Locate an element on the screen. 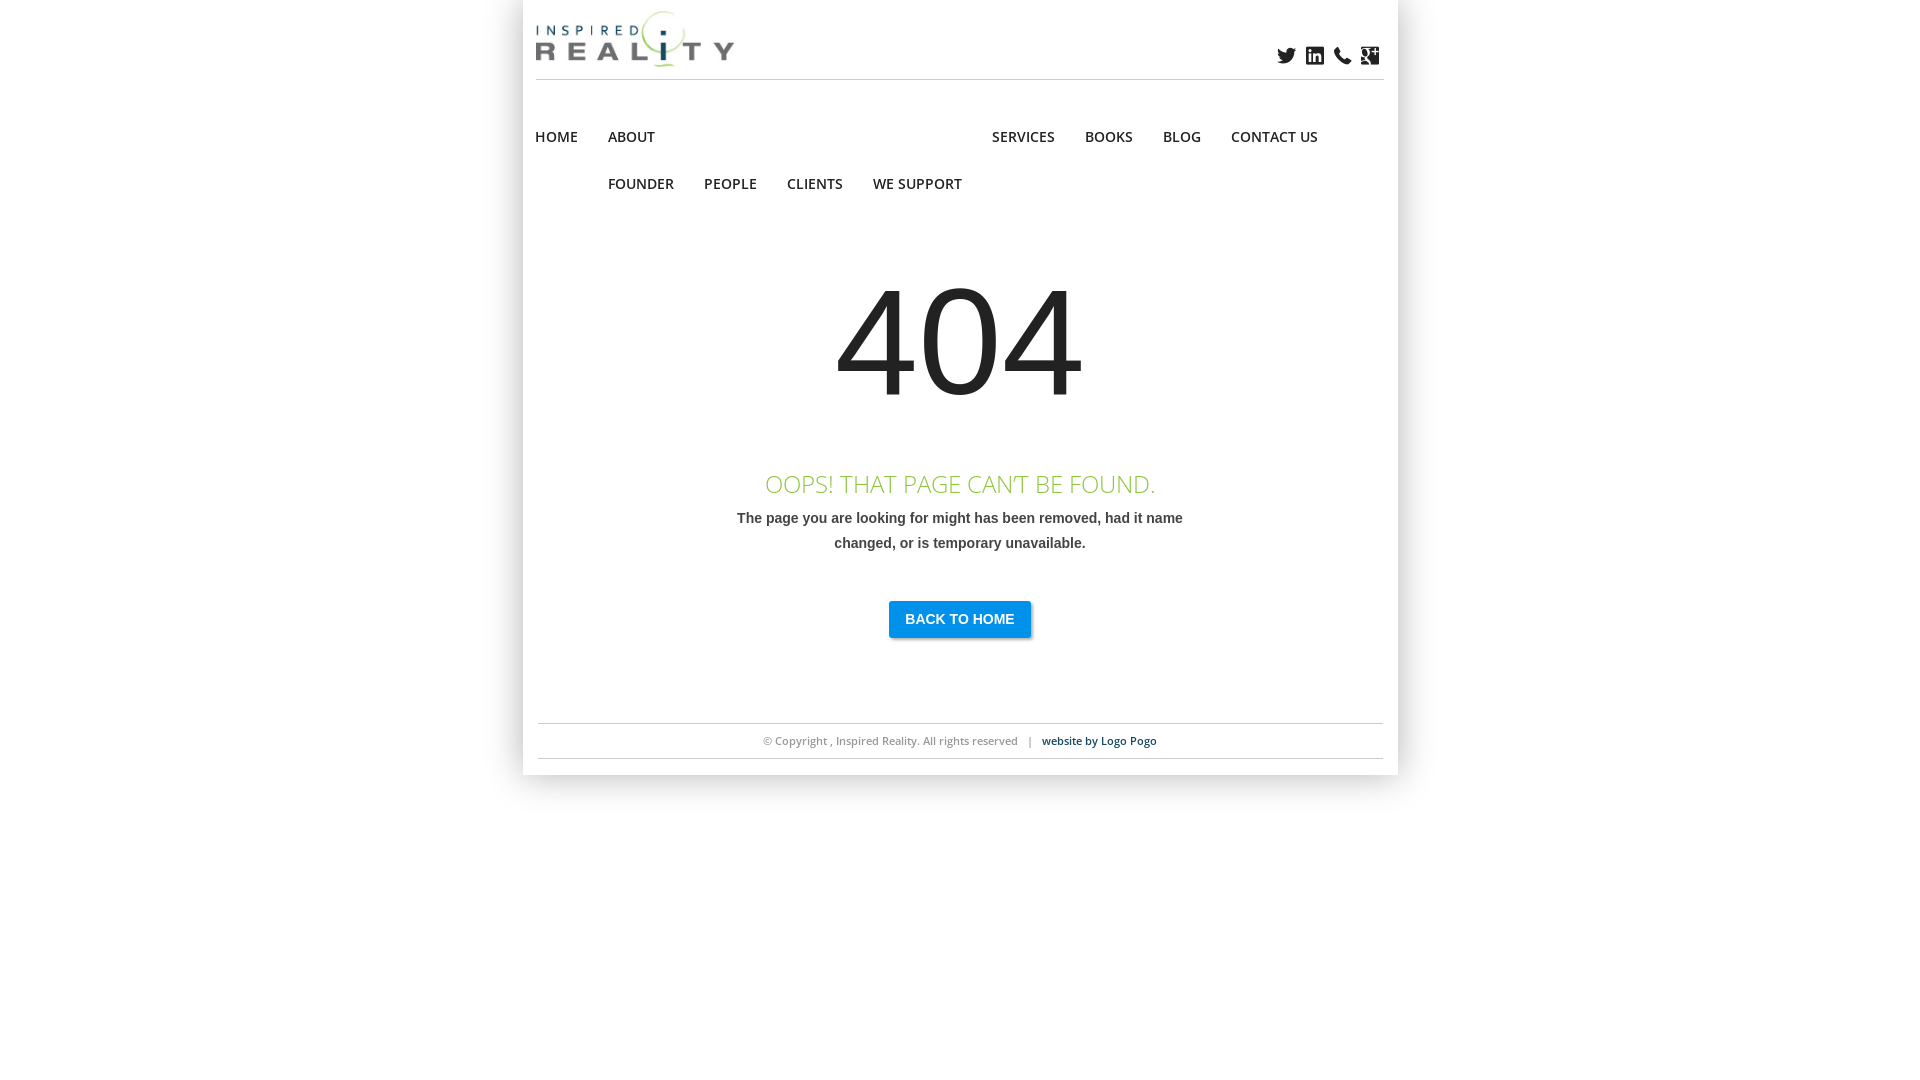 This screenshot has height=1080, width=1920. 'BOOKS' is located at coordinates (1107, 135).